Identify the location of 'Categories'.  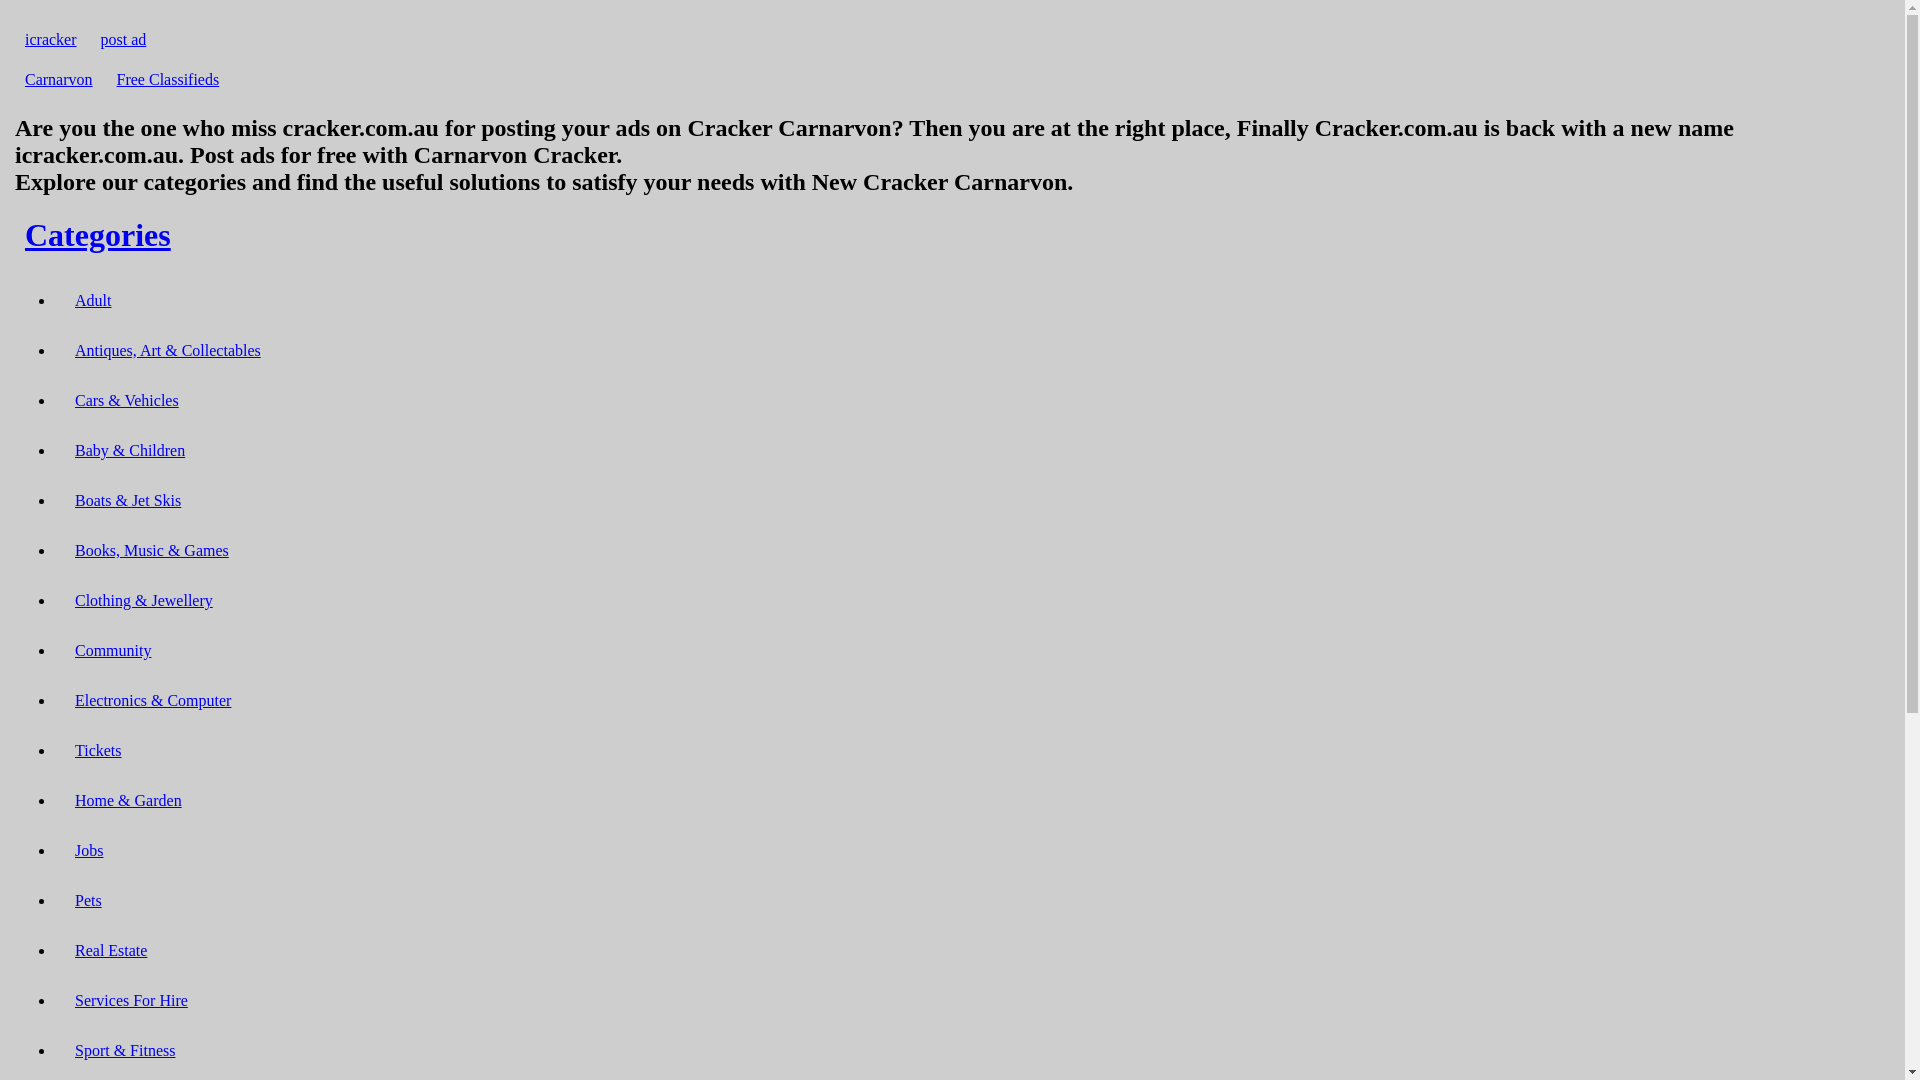
(96, 234).